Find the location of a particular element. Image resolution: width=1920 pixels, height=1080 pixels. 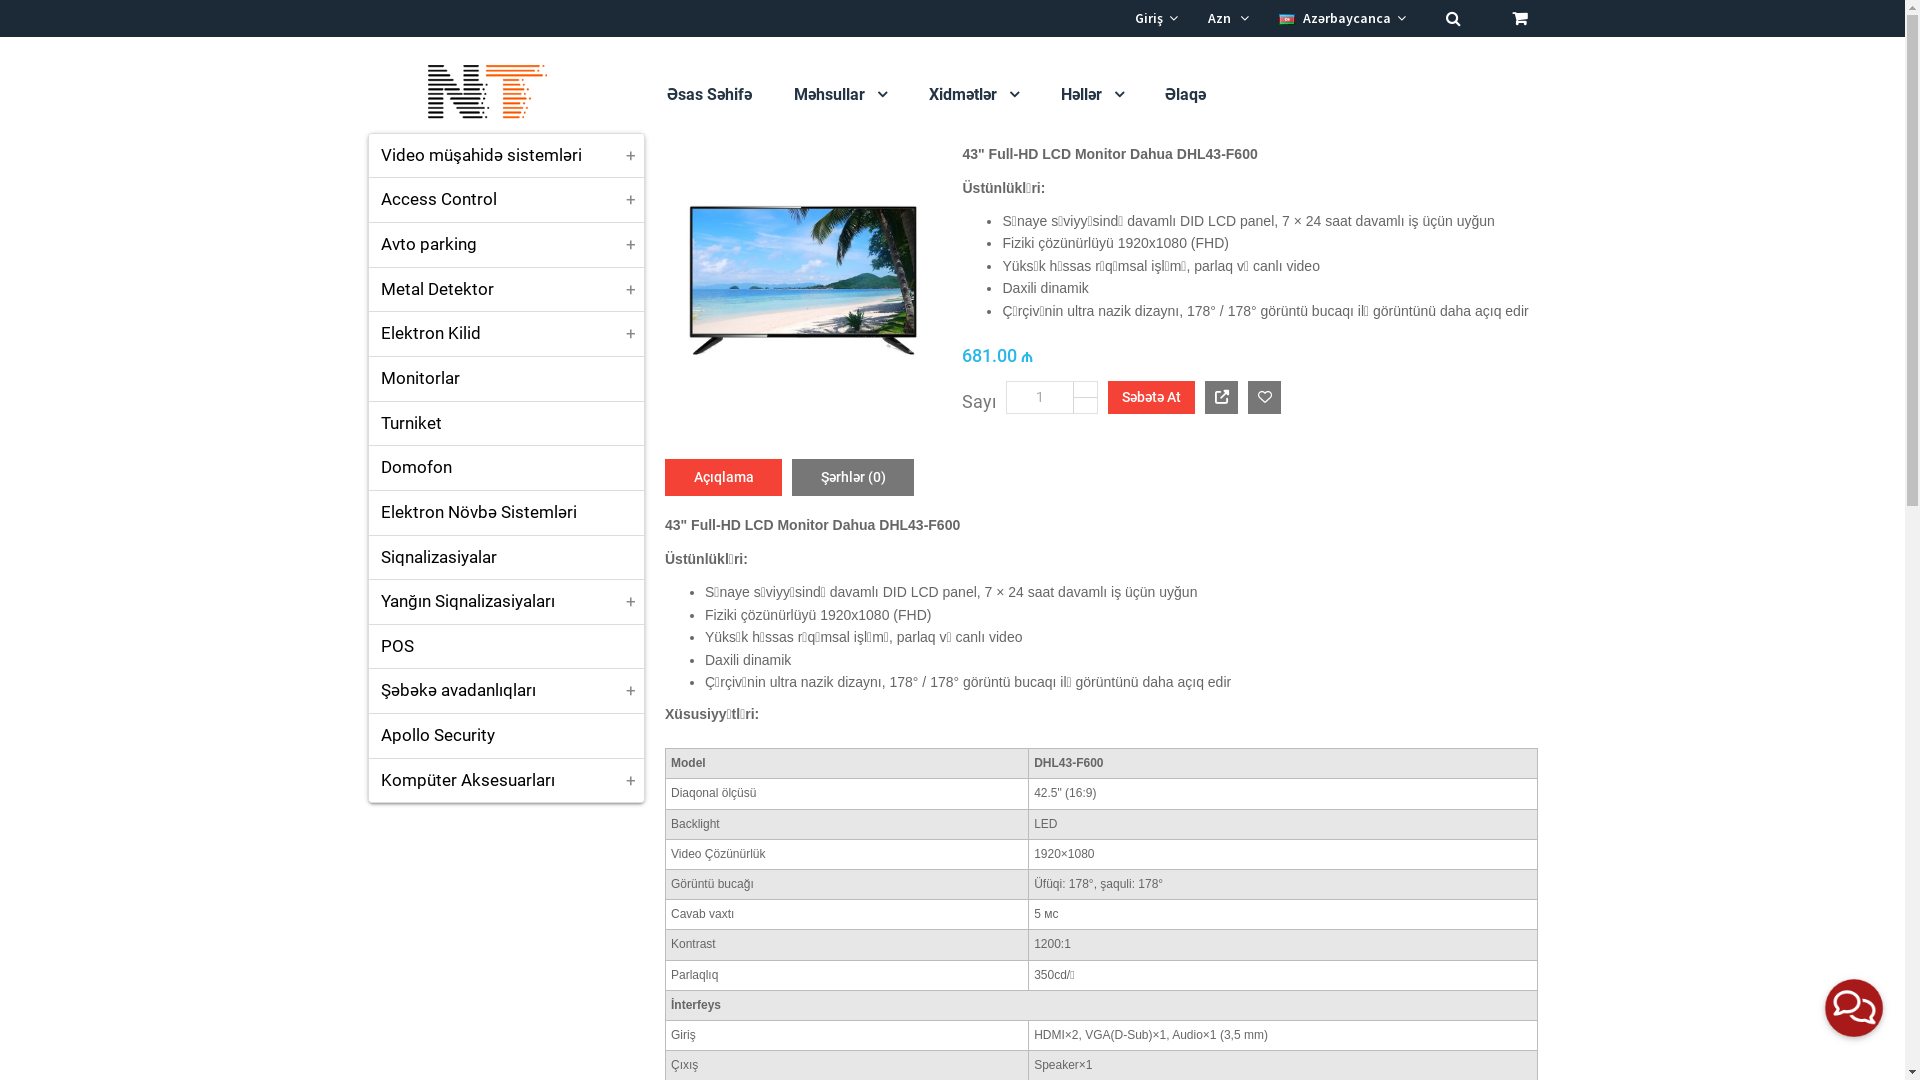

'Monitorlar' is located at coordinates (505, 378).